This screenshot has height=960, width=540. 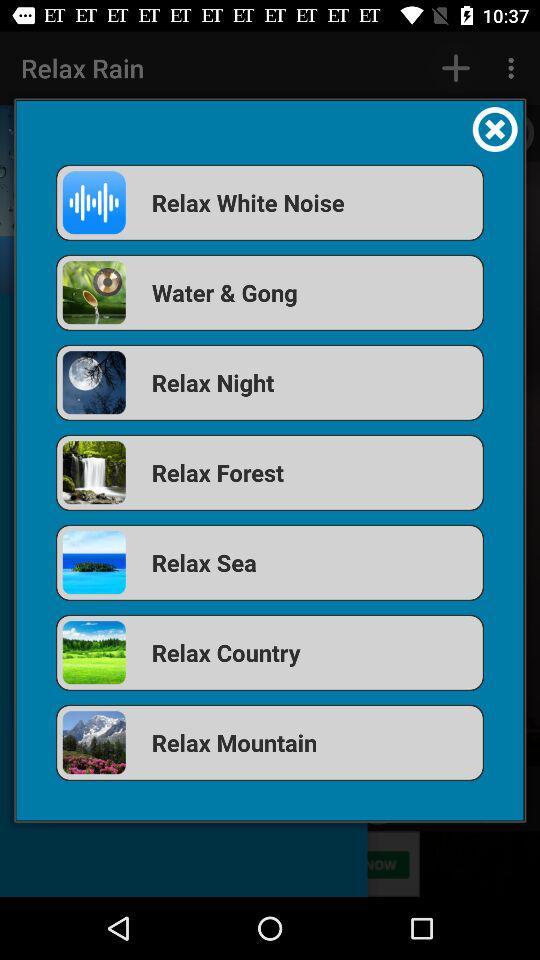 What do you see at coordinates (494, 128) in the screenshot?
I see `the item at the top right corner` at bounding box center [494, 128].